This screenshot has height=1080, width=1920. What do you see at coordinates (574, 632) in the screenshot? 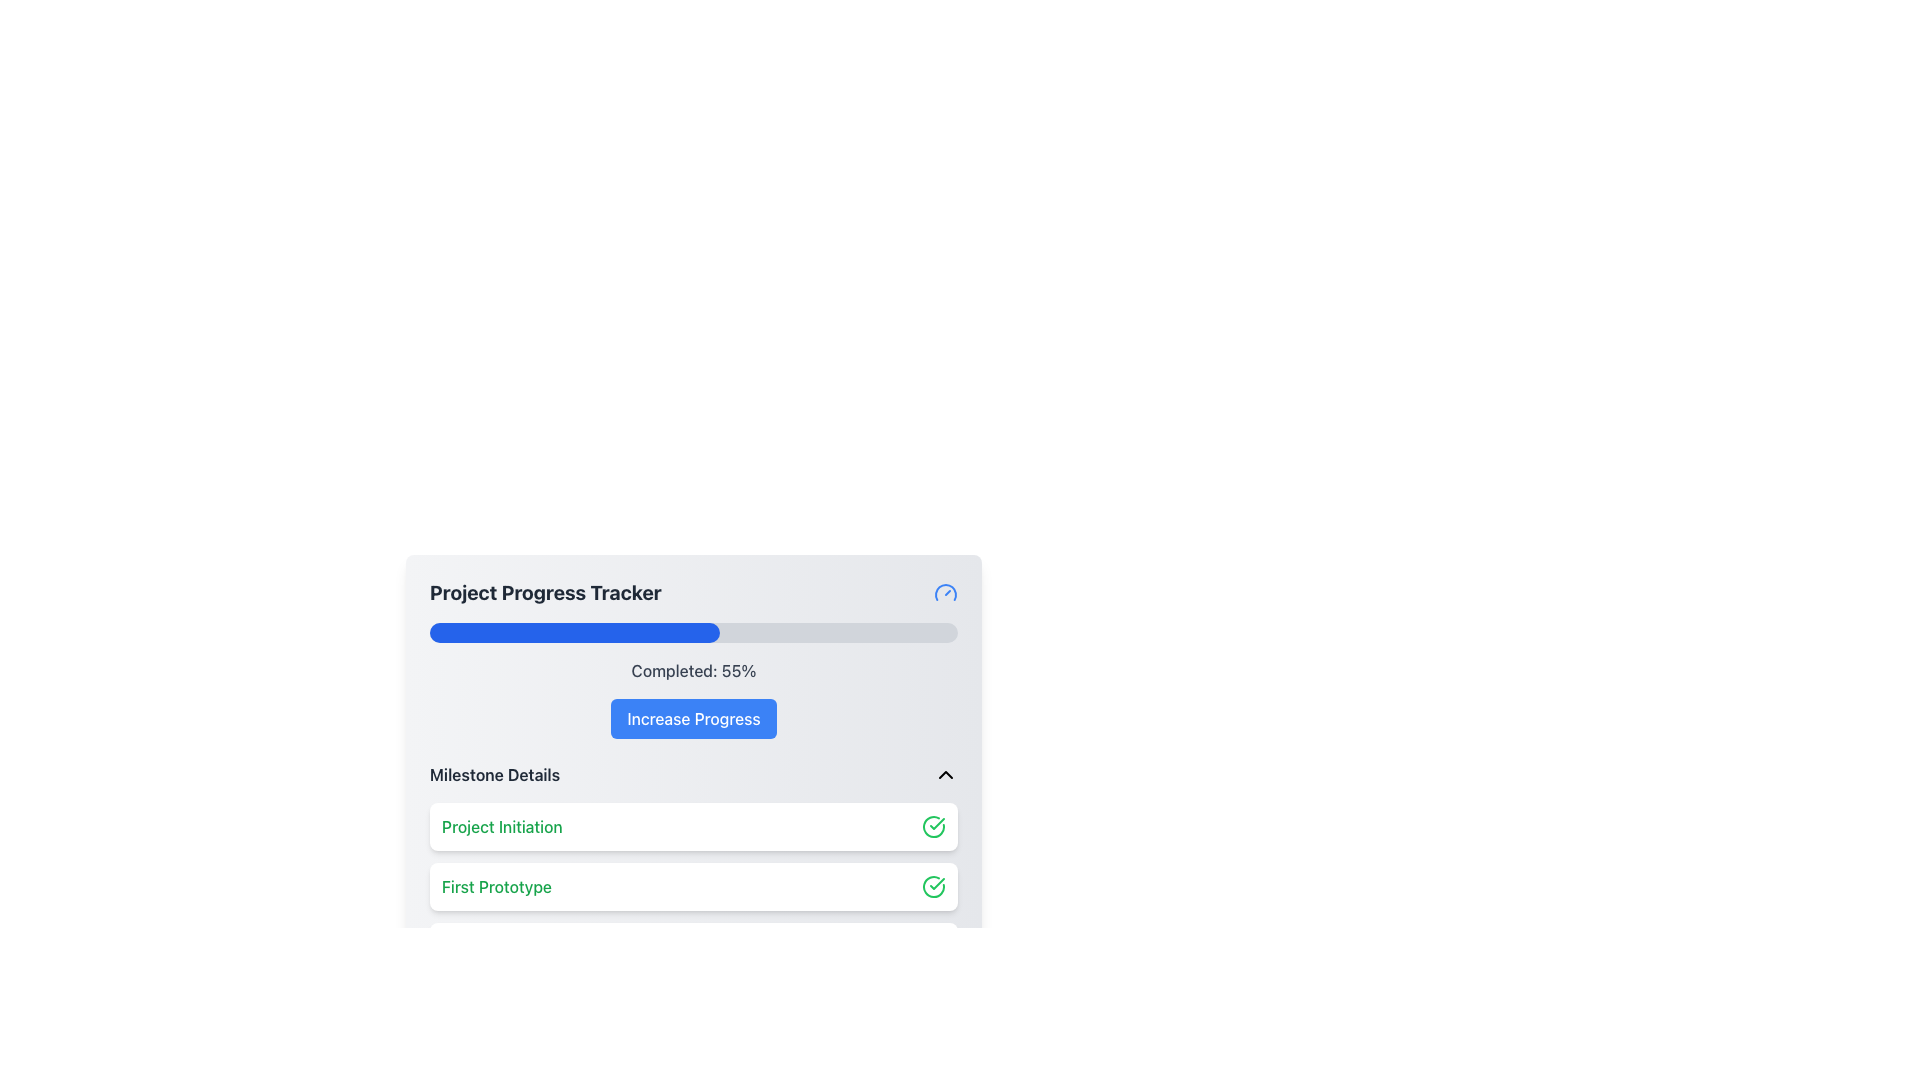
I see `the Progress indicator bar that visually indicates the current progress of the task or project, which is located under the heading 'Project Progress Tracker.'` at bounding box center [574, 632].